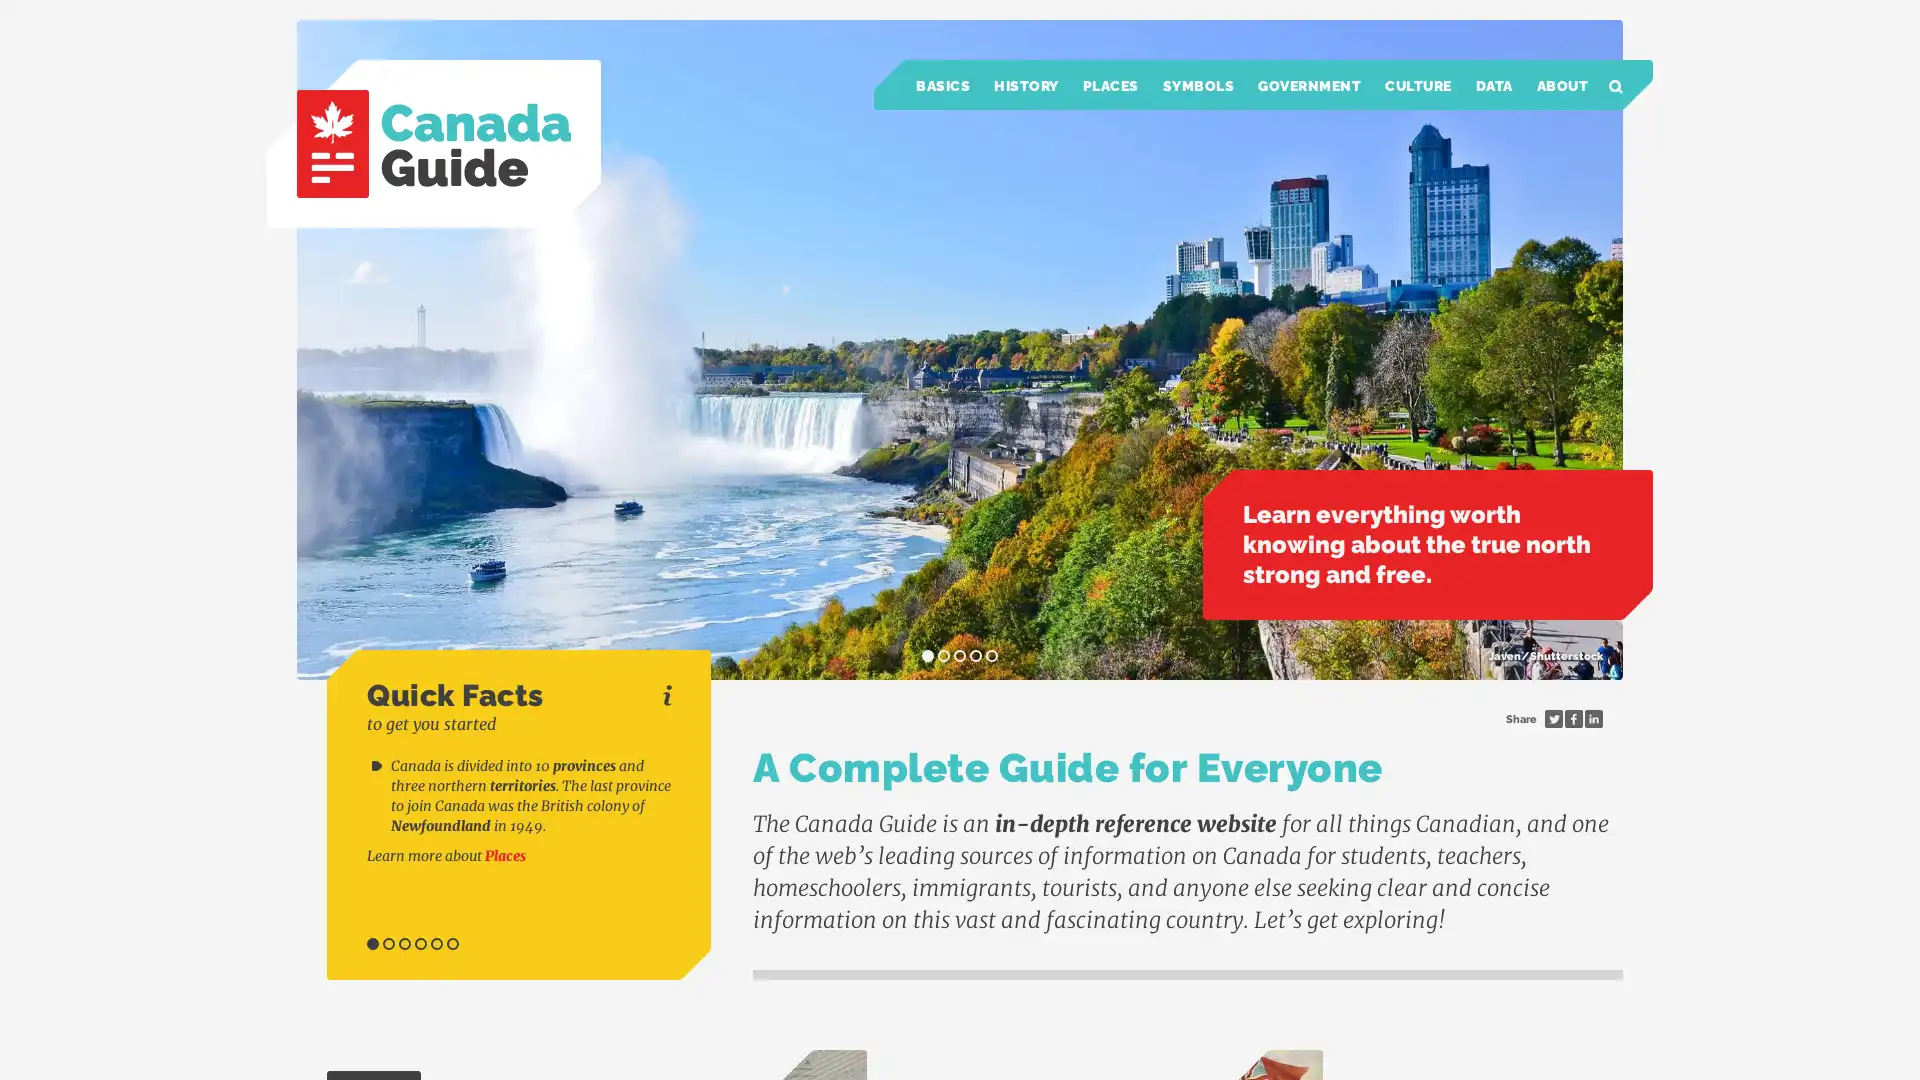 The image size is (1920, 1080). I want to click on Go to slide 5, so click(992, 655).